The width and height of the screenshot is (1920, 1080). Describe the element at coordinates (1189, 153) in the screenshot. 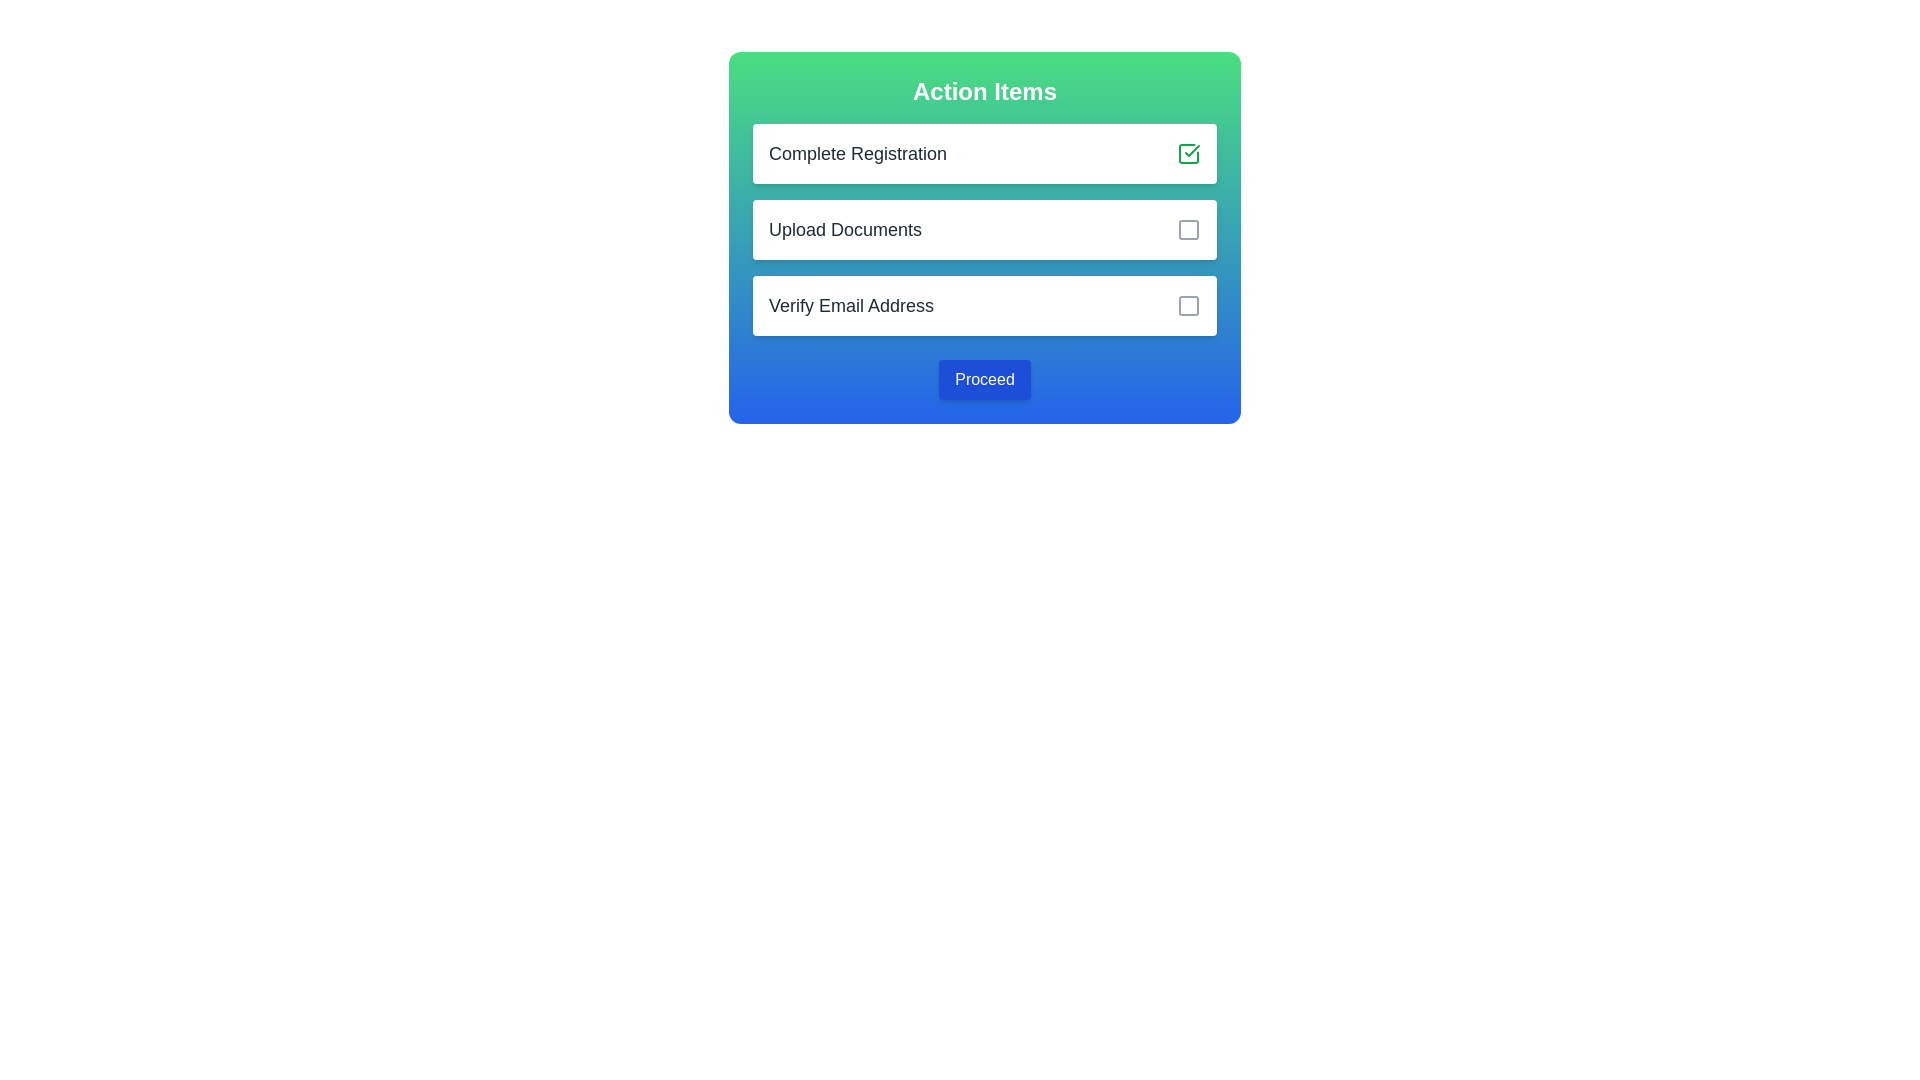

I see `the green checkbox icon with a white checkmark, located to the right of the 'Complete Registration' text` at that location.